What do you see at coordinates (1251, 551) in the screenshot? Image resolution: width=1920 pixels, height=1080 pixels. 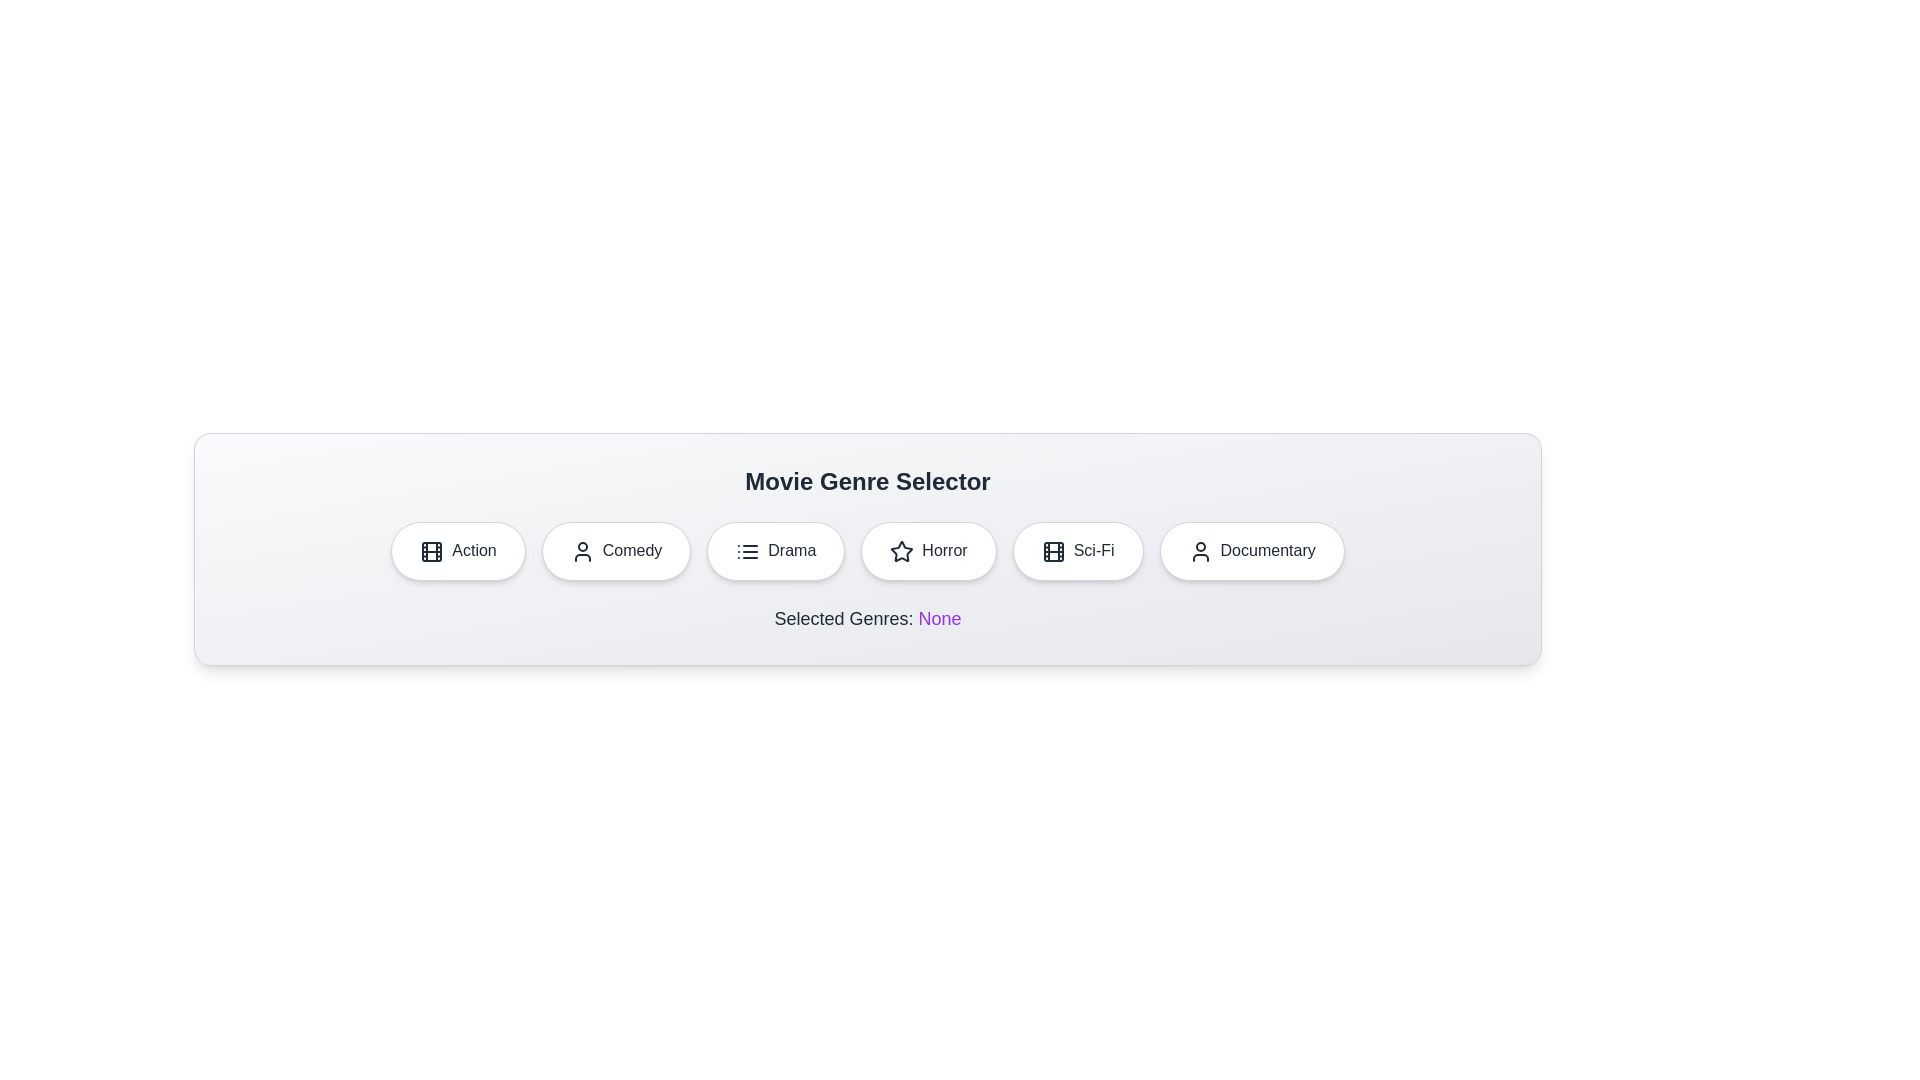 I see `the 'Documentary' genre button, which is the sixth button in the horizontal list under the 'Movie Genre Selector' heading` at bounding box center [1251, 551].